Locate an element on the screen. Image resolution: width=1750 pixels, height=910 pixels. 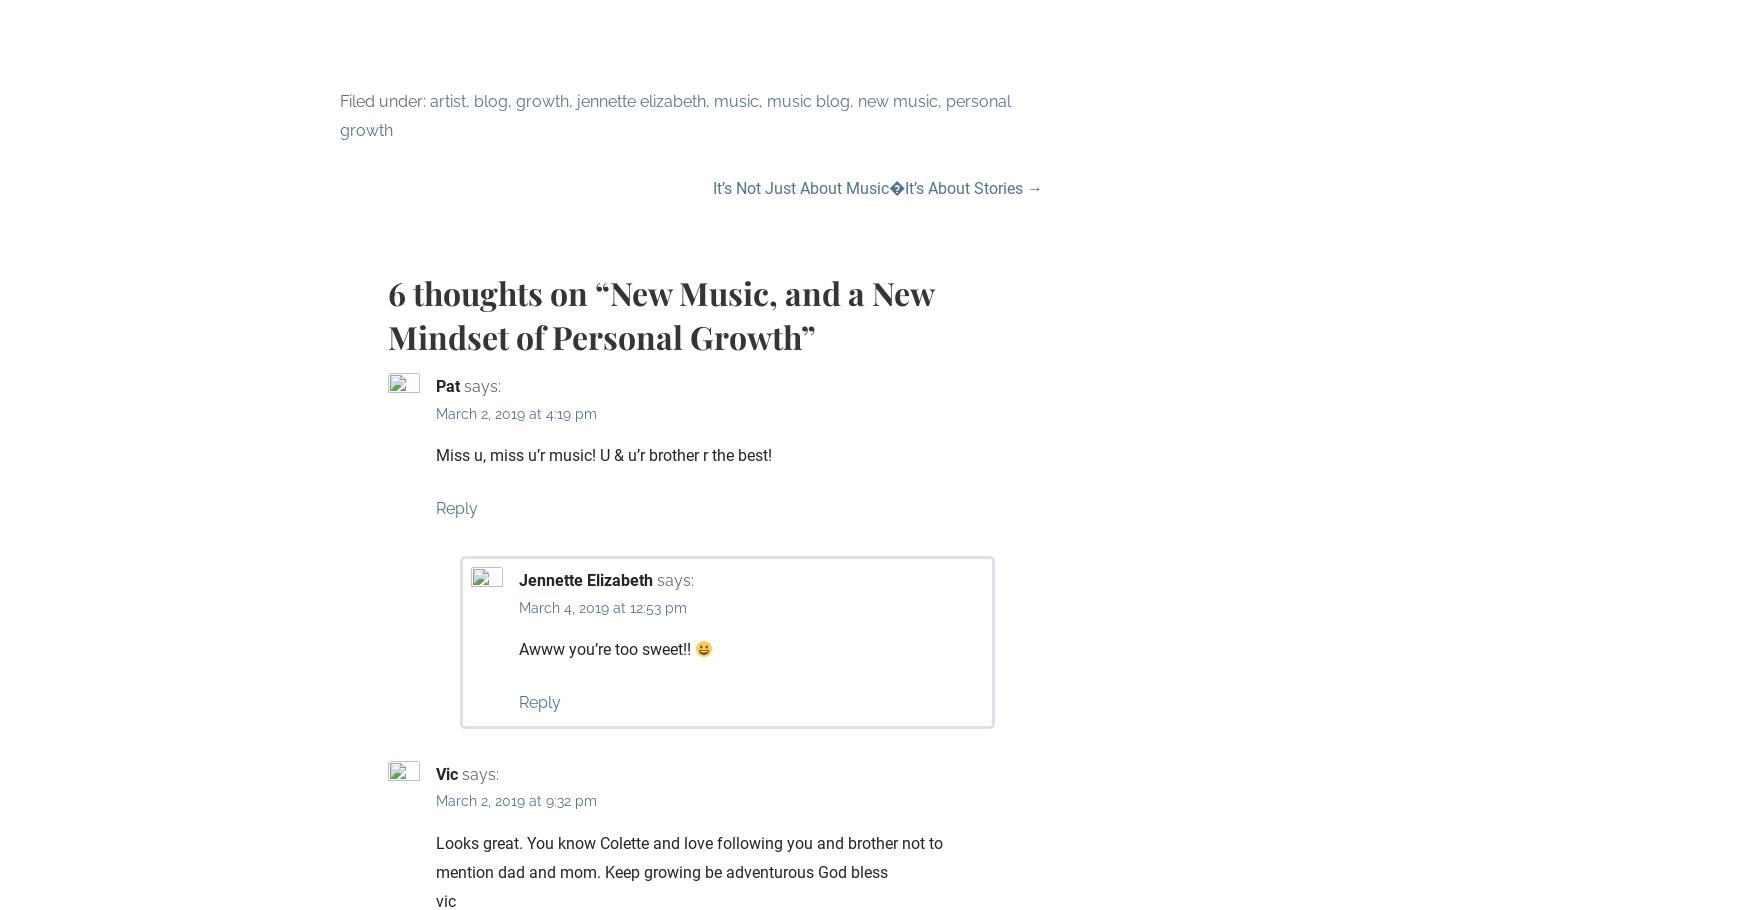
'“New Music, and a New Mindset of Personal Growth”' is located at coordinates (659, 314).